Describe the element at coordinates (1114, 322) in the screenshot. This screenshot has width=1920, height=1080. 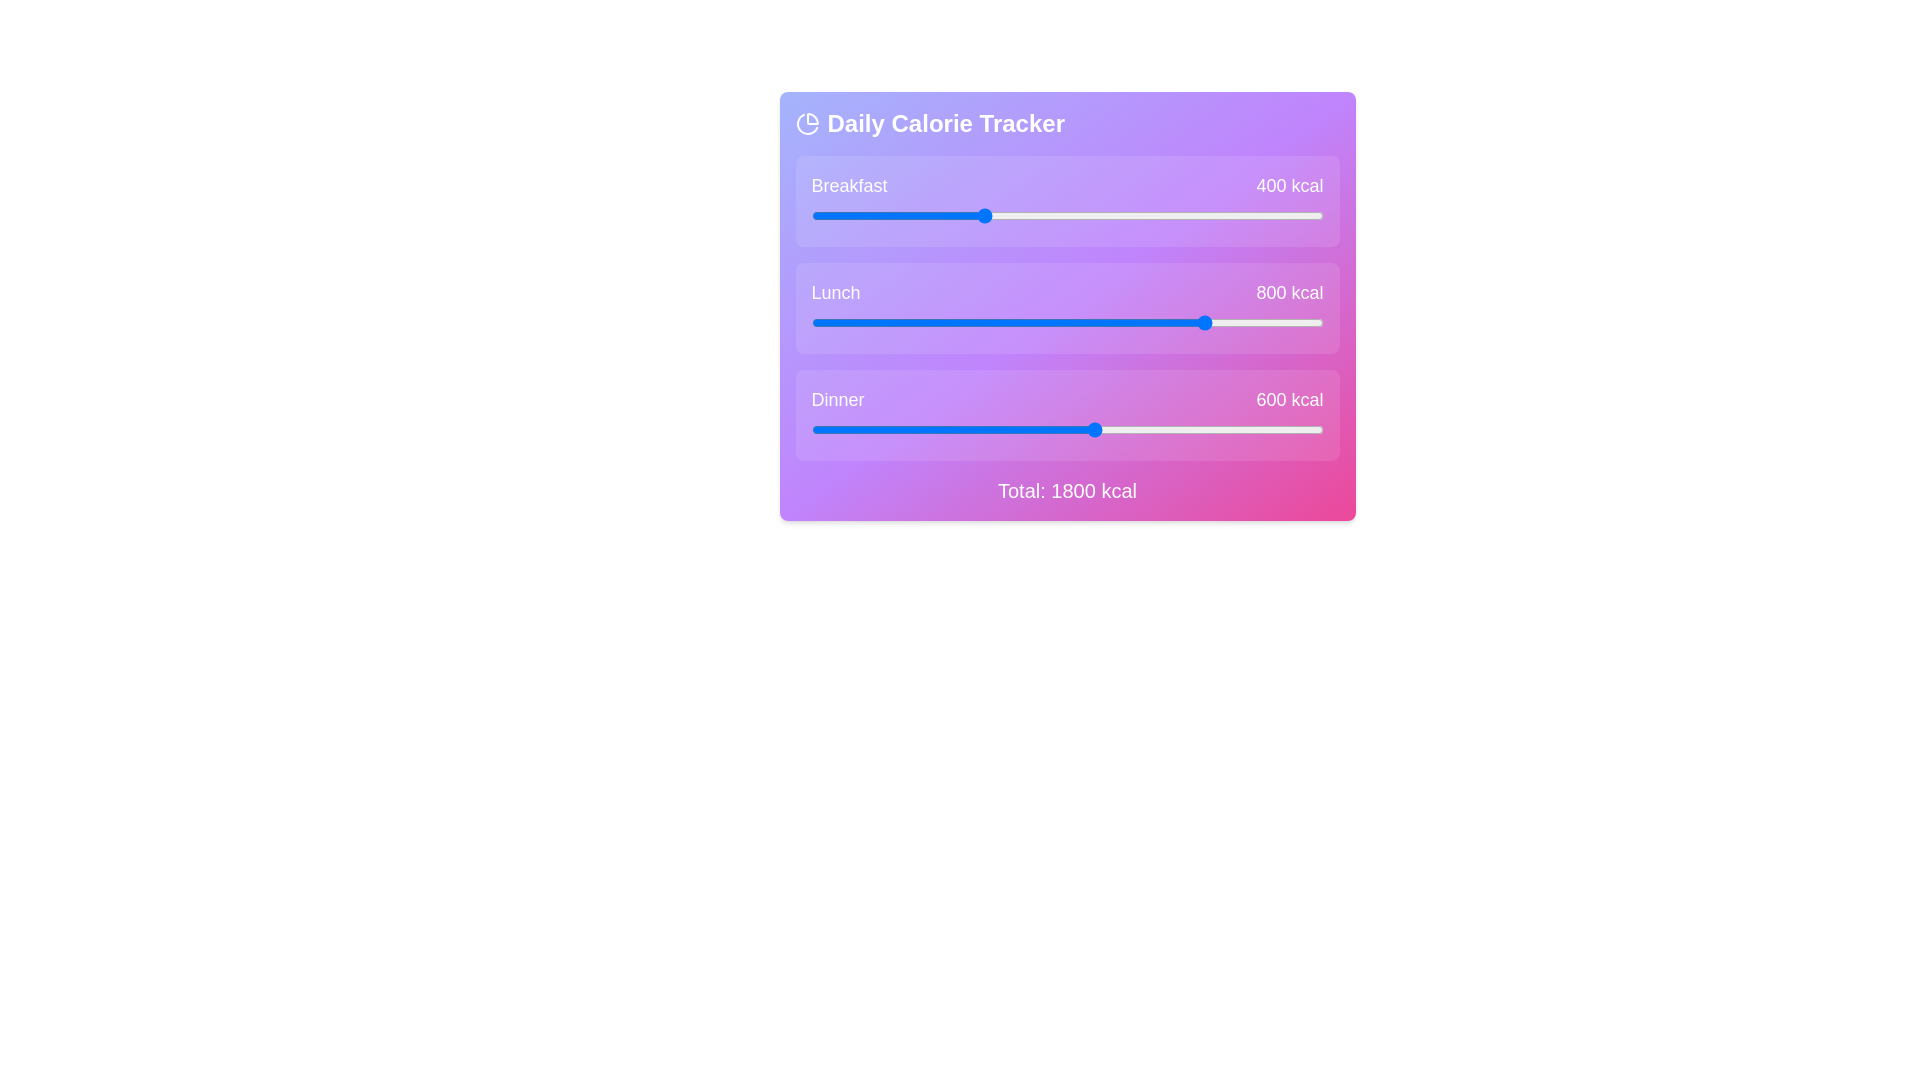
I see `the lunch calorie value` at that location.